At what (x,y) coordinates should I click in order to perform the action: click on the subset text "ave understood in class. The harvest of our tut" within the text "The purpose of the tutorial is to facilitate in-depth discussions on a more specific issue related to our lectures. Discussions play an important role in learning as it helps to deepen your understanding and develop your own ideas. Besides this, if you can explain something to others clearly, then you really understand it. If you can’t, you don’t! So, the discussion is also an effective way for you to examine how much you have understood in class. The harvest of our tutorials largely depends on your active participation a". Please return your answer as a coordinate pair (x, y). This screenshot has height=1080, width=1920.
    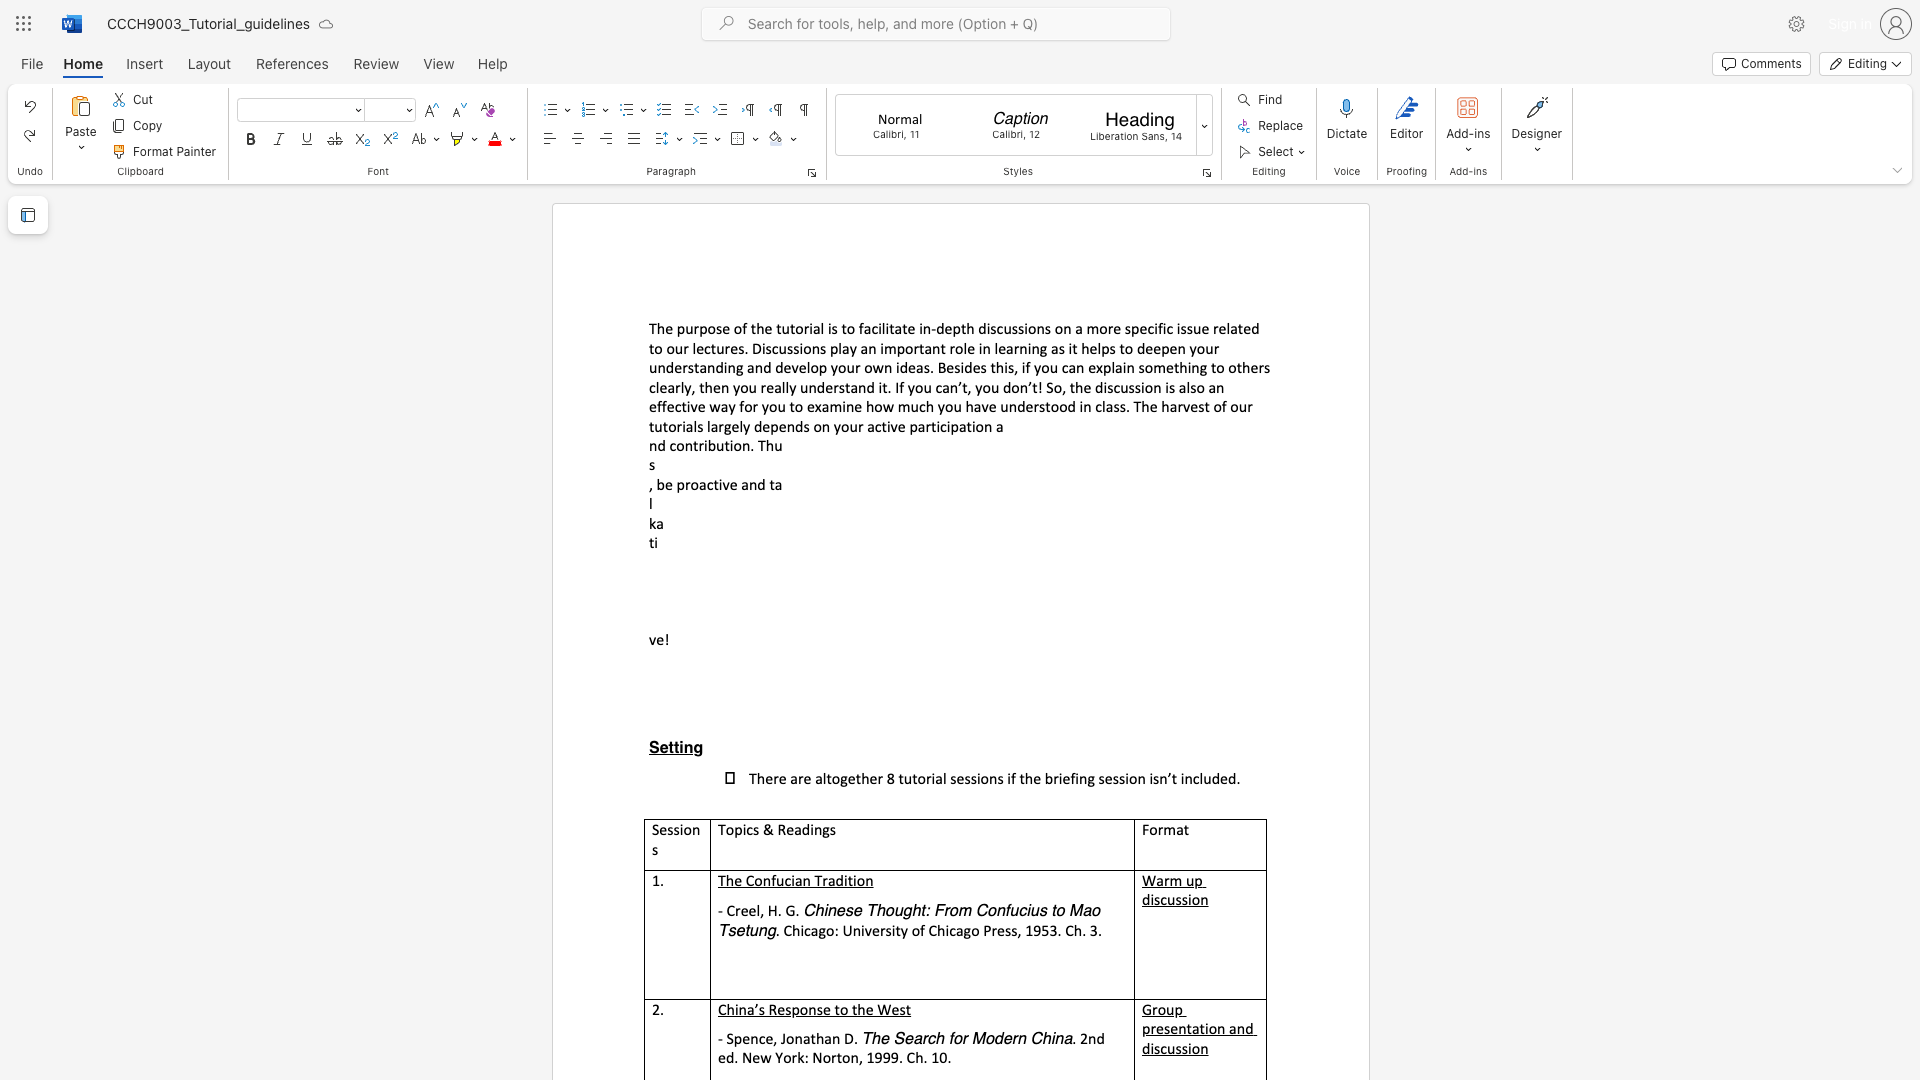
    Looking at the image, I should click on (973, 405).